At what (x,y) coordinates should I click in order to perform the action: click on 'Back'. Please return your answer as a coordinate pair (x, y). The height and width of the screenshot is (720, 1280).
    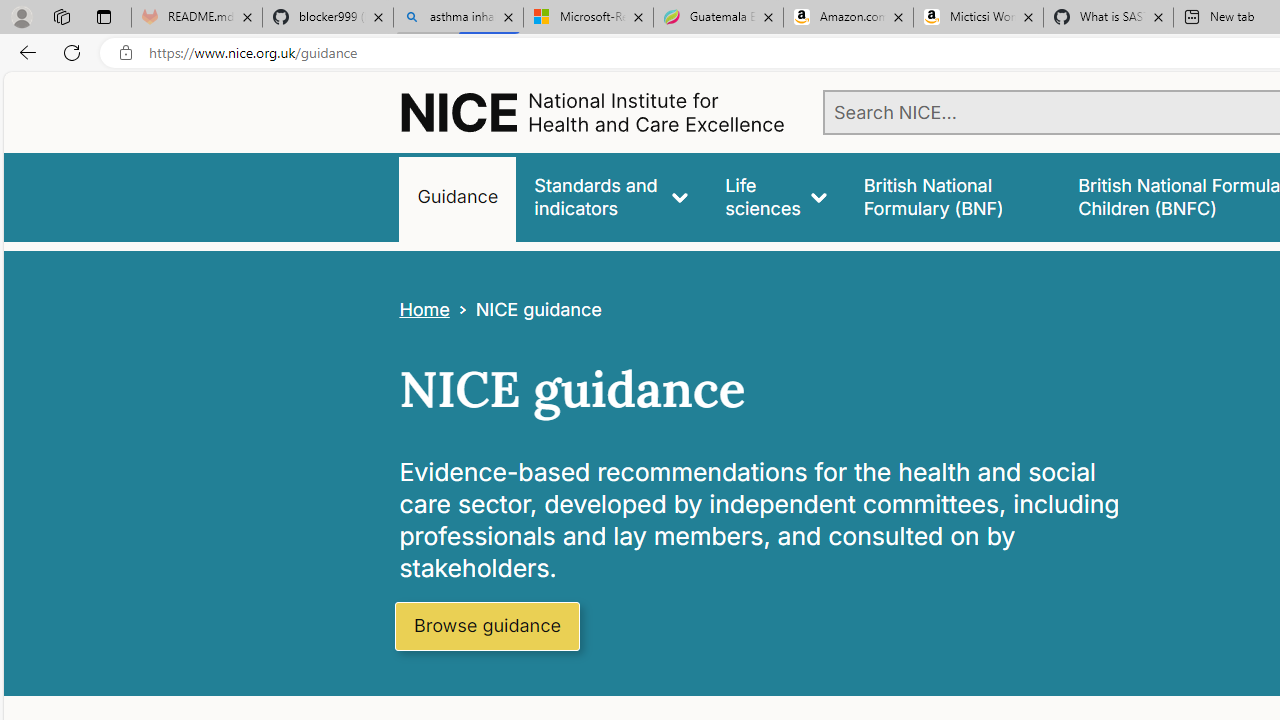
    Looking at the image, I should click on (24, 51).